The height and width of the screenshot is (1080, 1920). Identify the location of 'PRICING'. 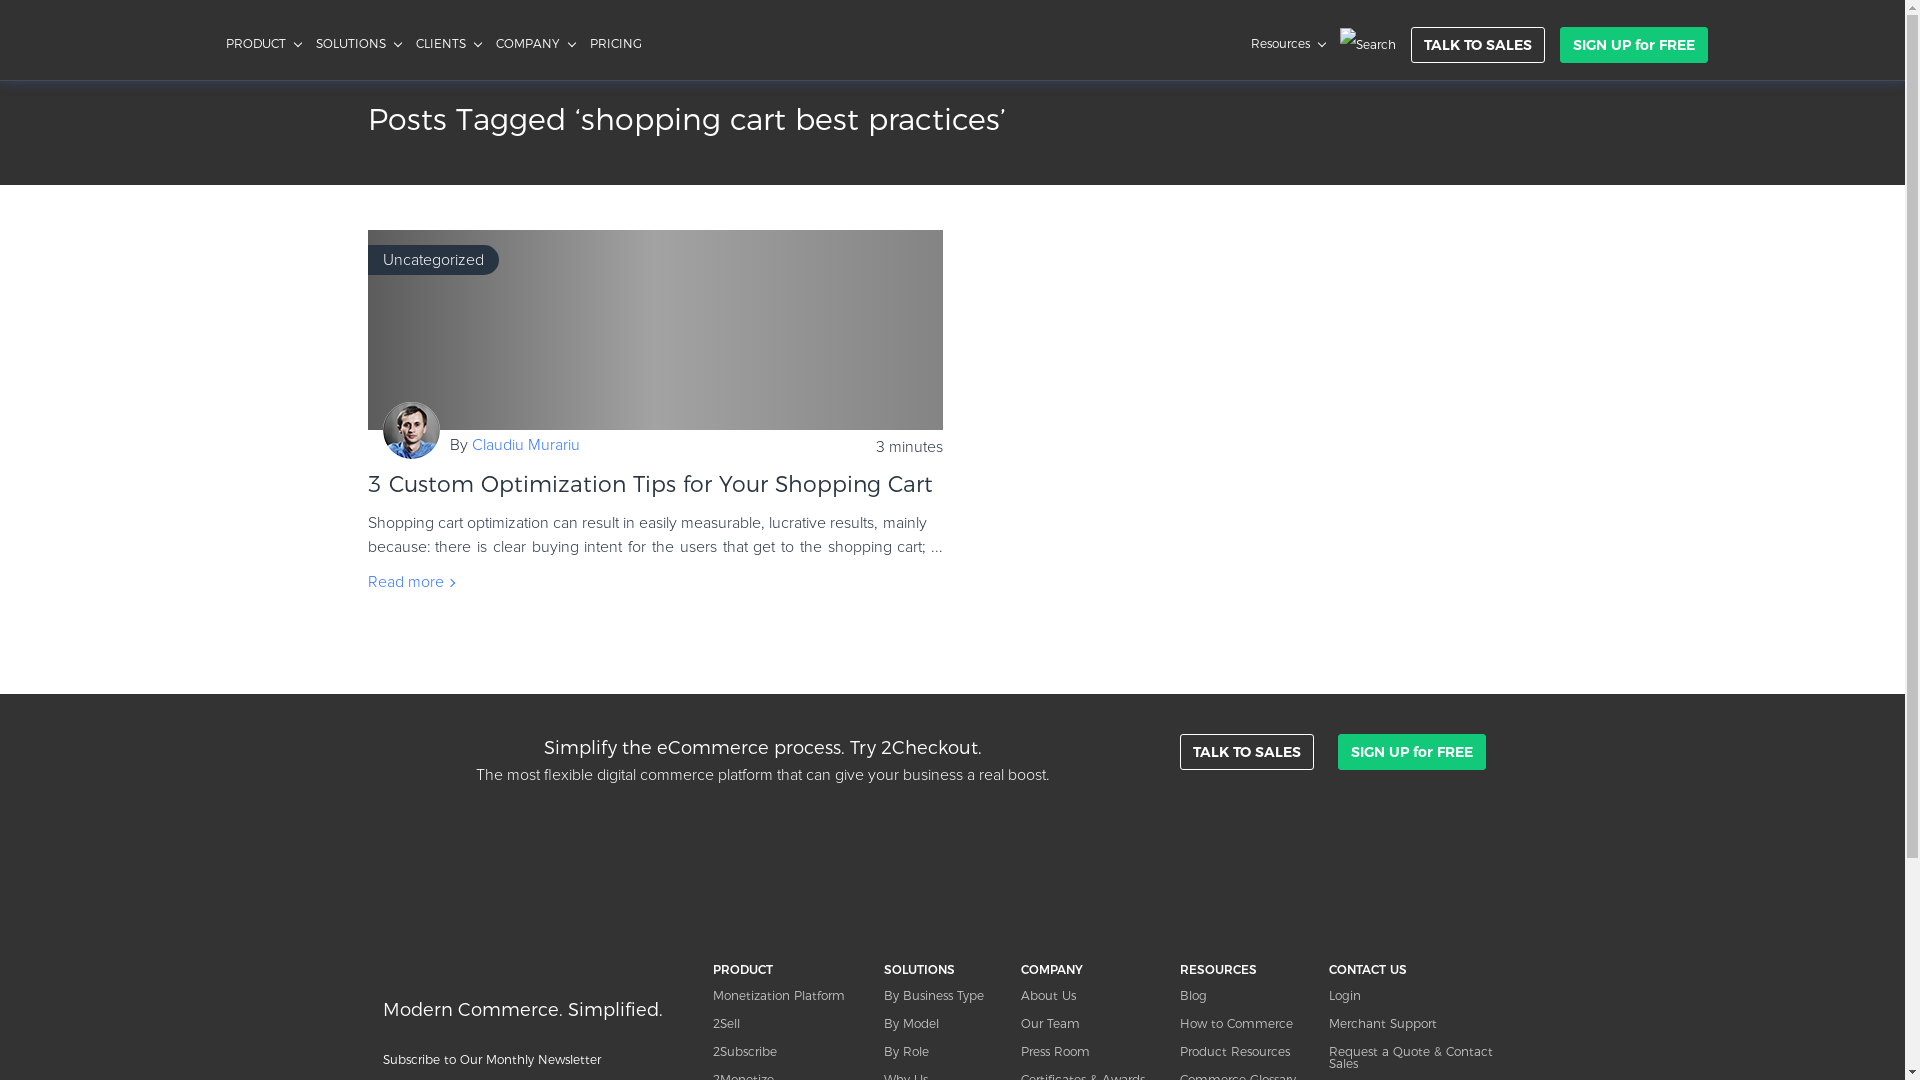
(614, 43).